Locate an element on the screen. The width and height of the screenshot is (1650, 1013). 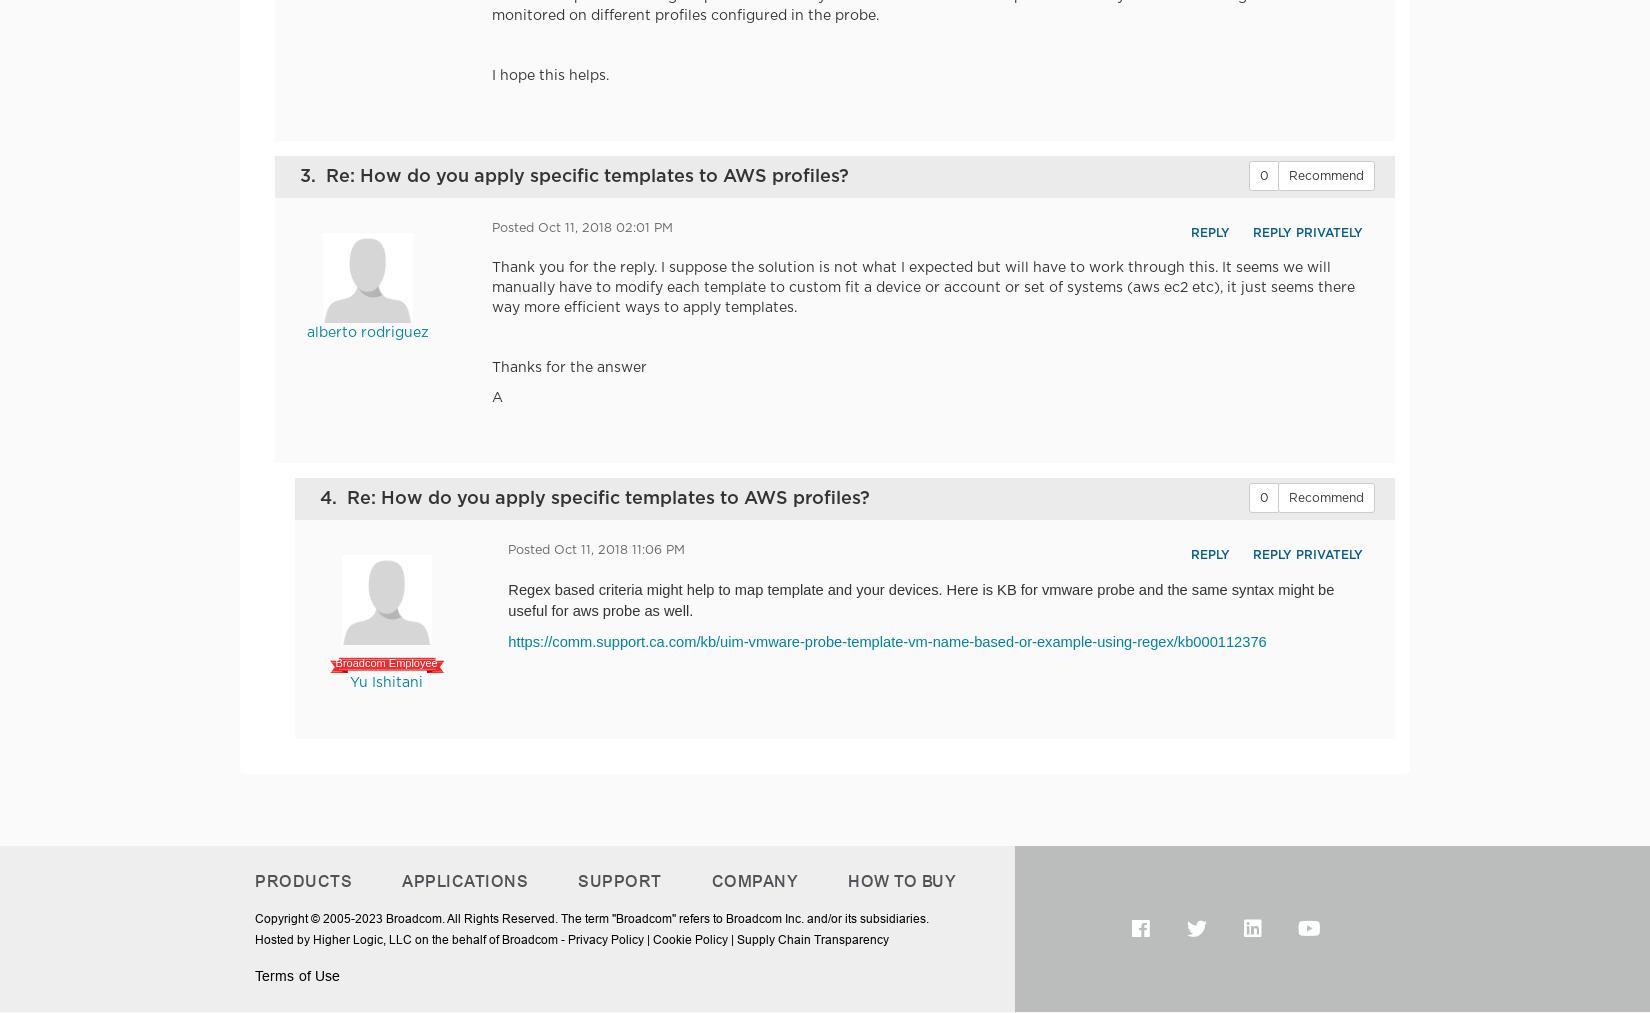
'Company' is located at coordinates (753, 880).